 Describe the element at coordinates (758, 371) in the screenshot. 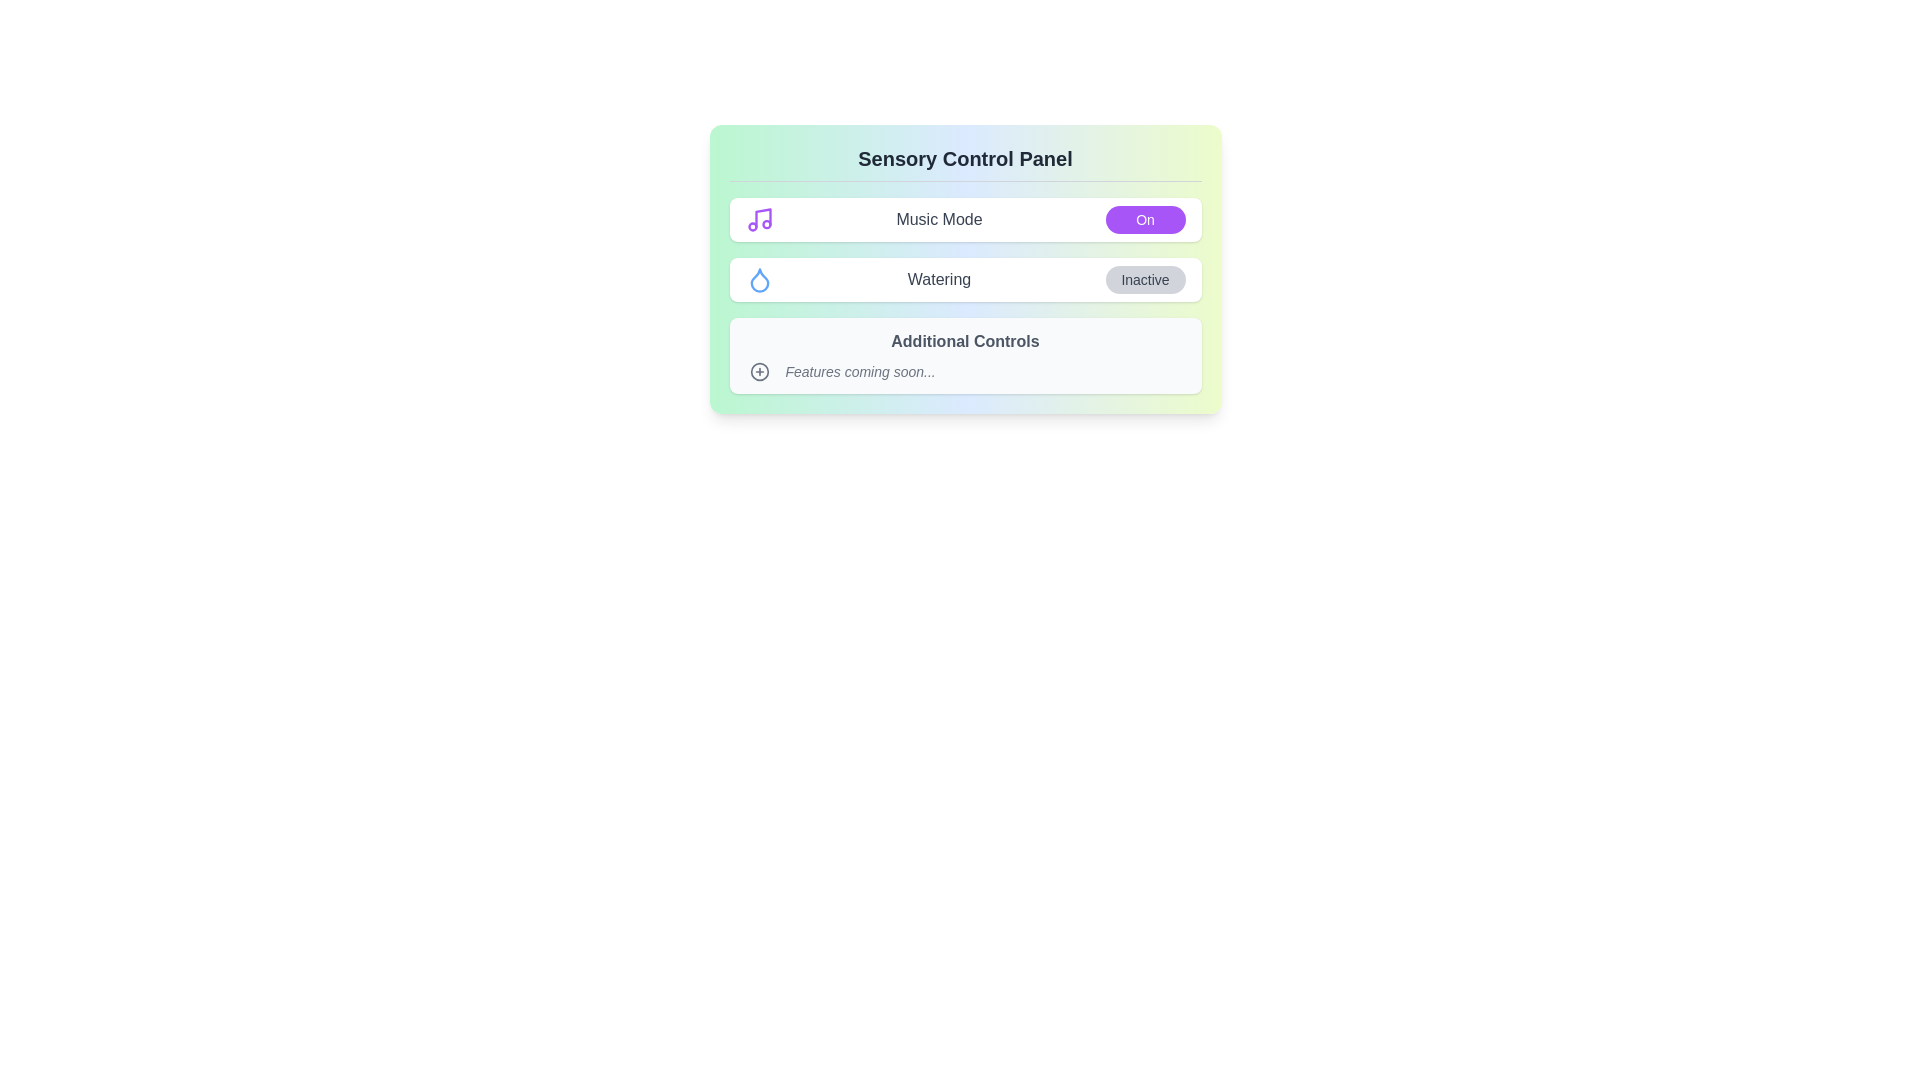

I see `the decorative icon in the 'Additional Controls' section, near the label 'Features coming soon...'` at that location.